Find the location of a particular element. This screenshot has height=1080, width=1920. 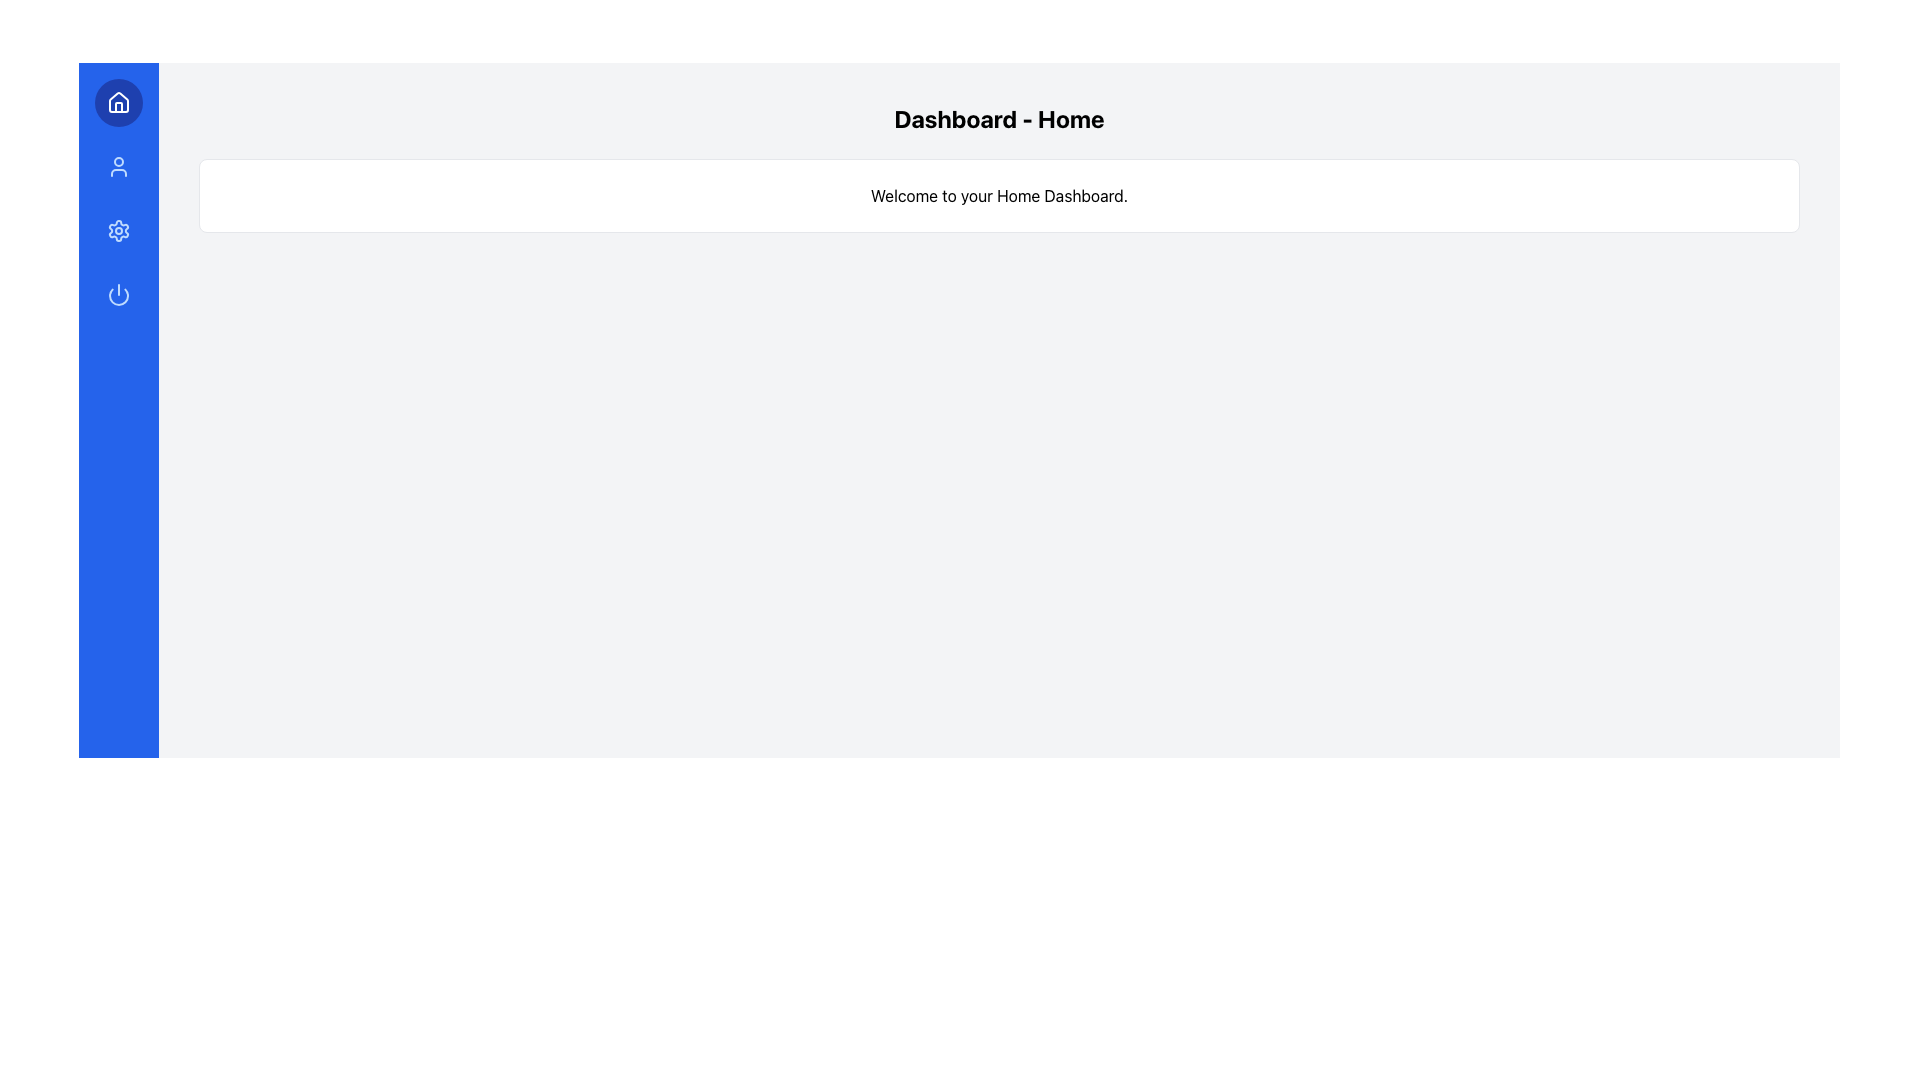

the light blue person icon in the second slot of the vertical sidebar is located at coordinates (118, 165).